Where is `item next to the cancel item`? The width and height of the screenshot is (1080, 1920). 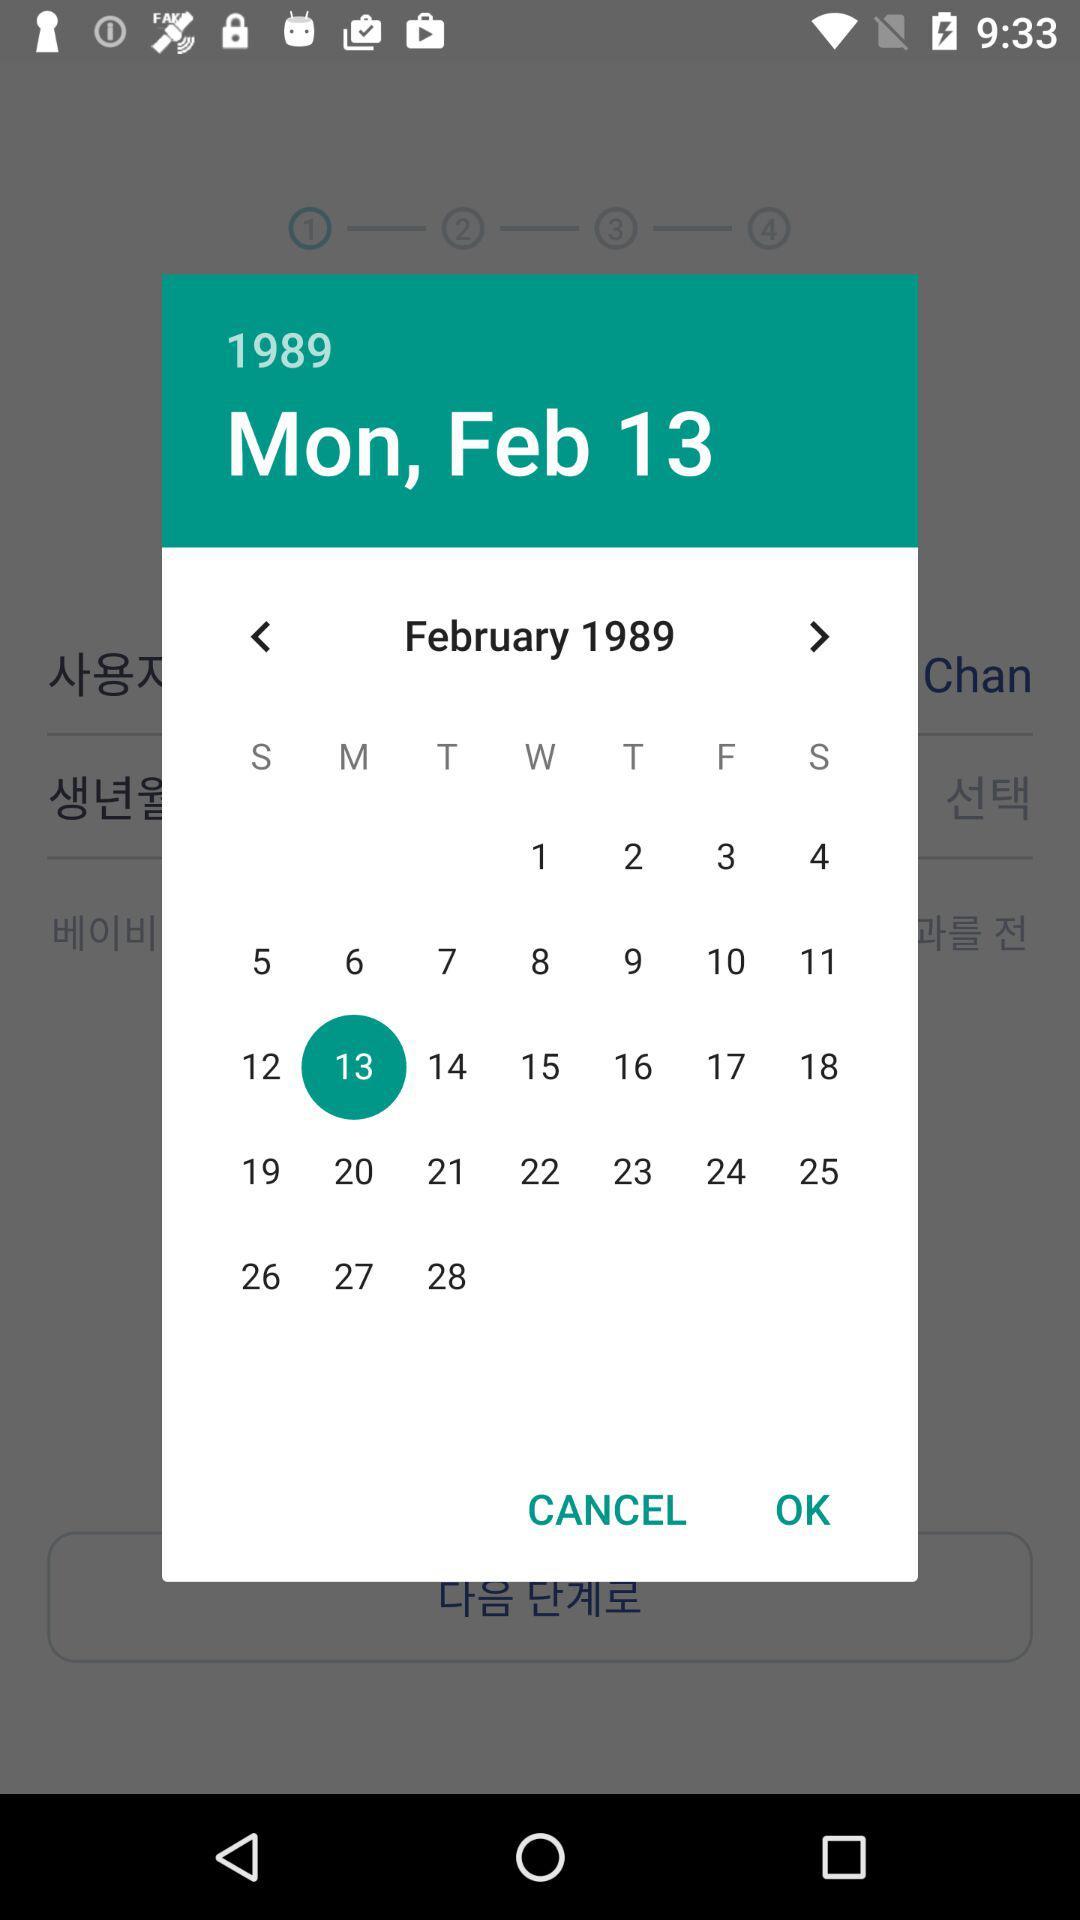
item next to the cancel item is located at coordinates (801, 1508).